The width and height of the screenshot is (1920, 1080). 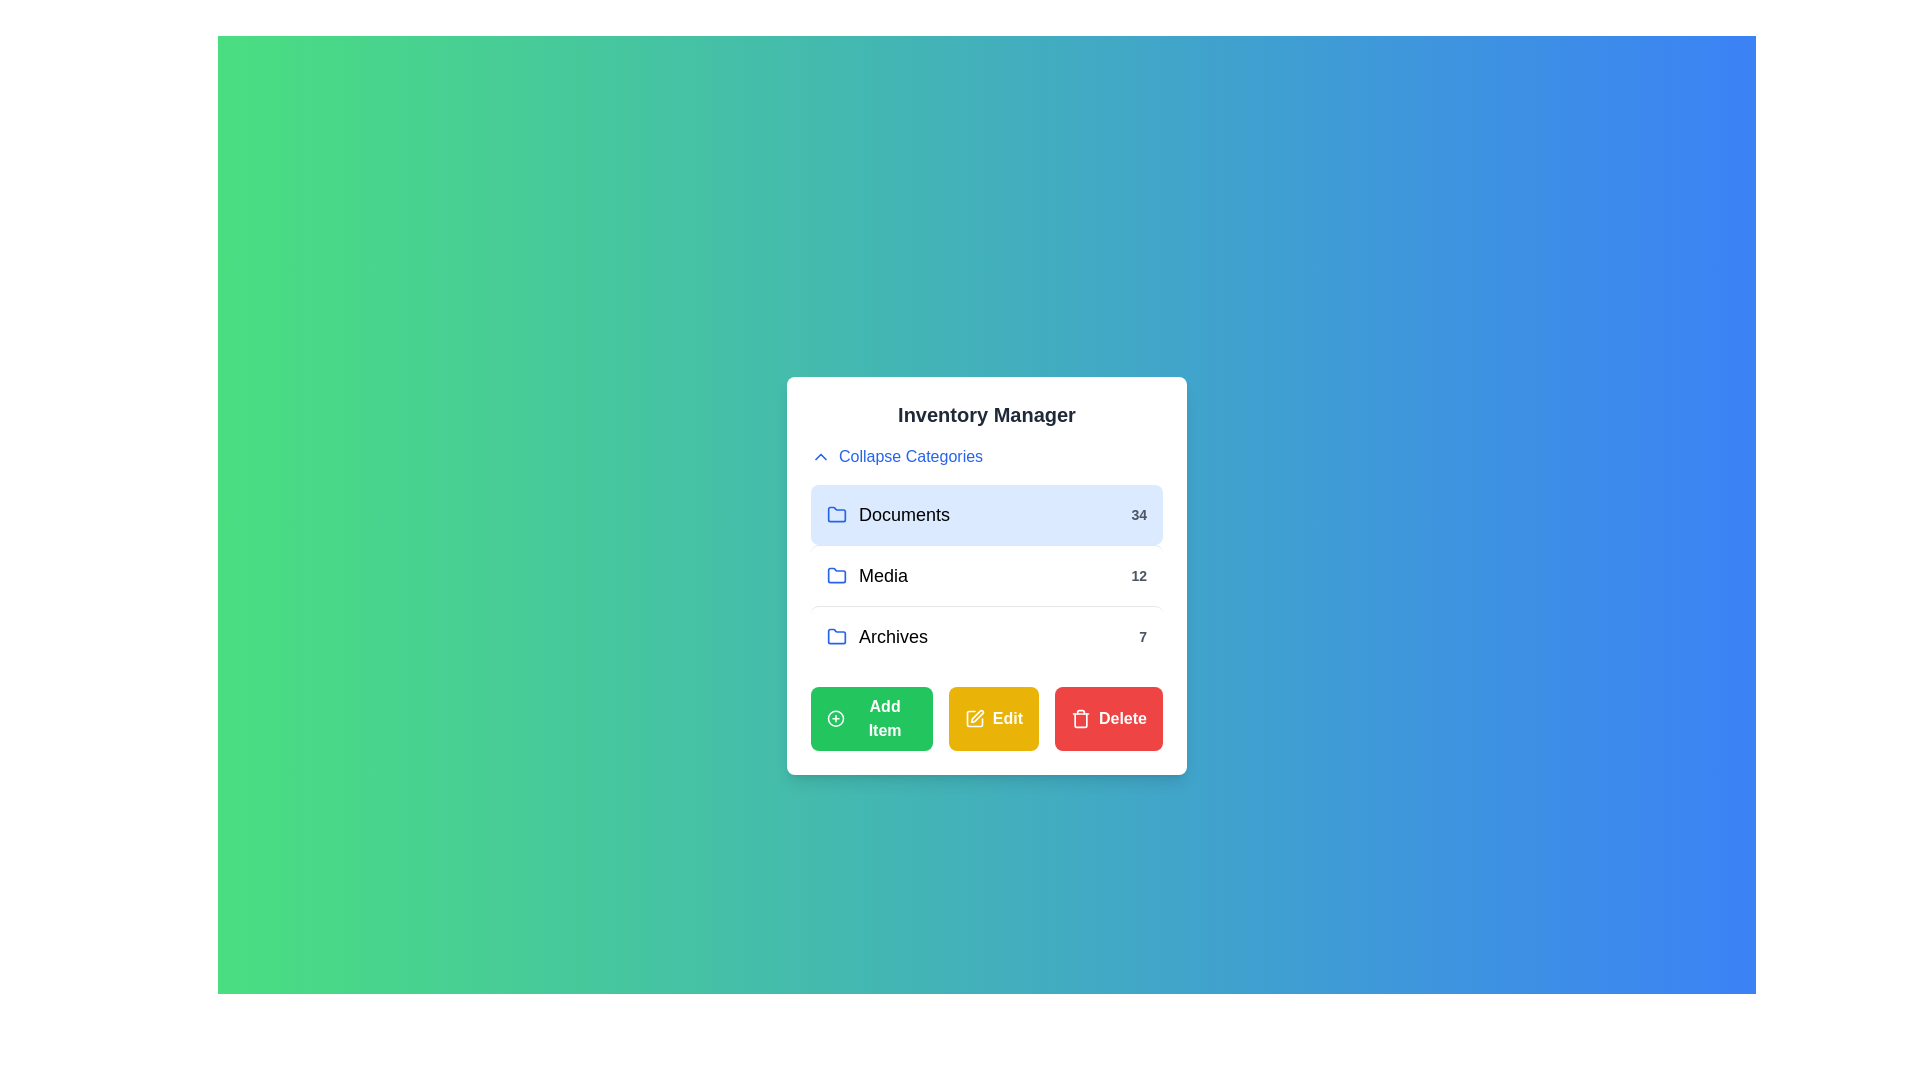 What do you see at coordinates (987, 414) in the screenshot?
I see `the title 'Inventory Manager' to interact with it` at bounding box center [987, 414].